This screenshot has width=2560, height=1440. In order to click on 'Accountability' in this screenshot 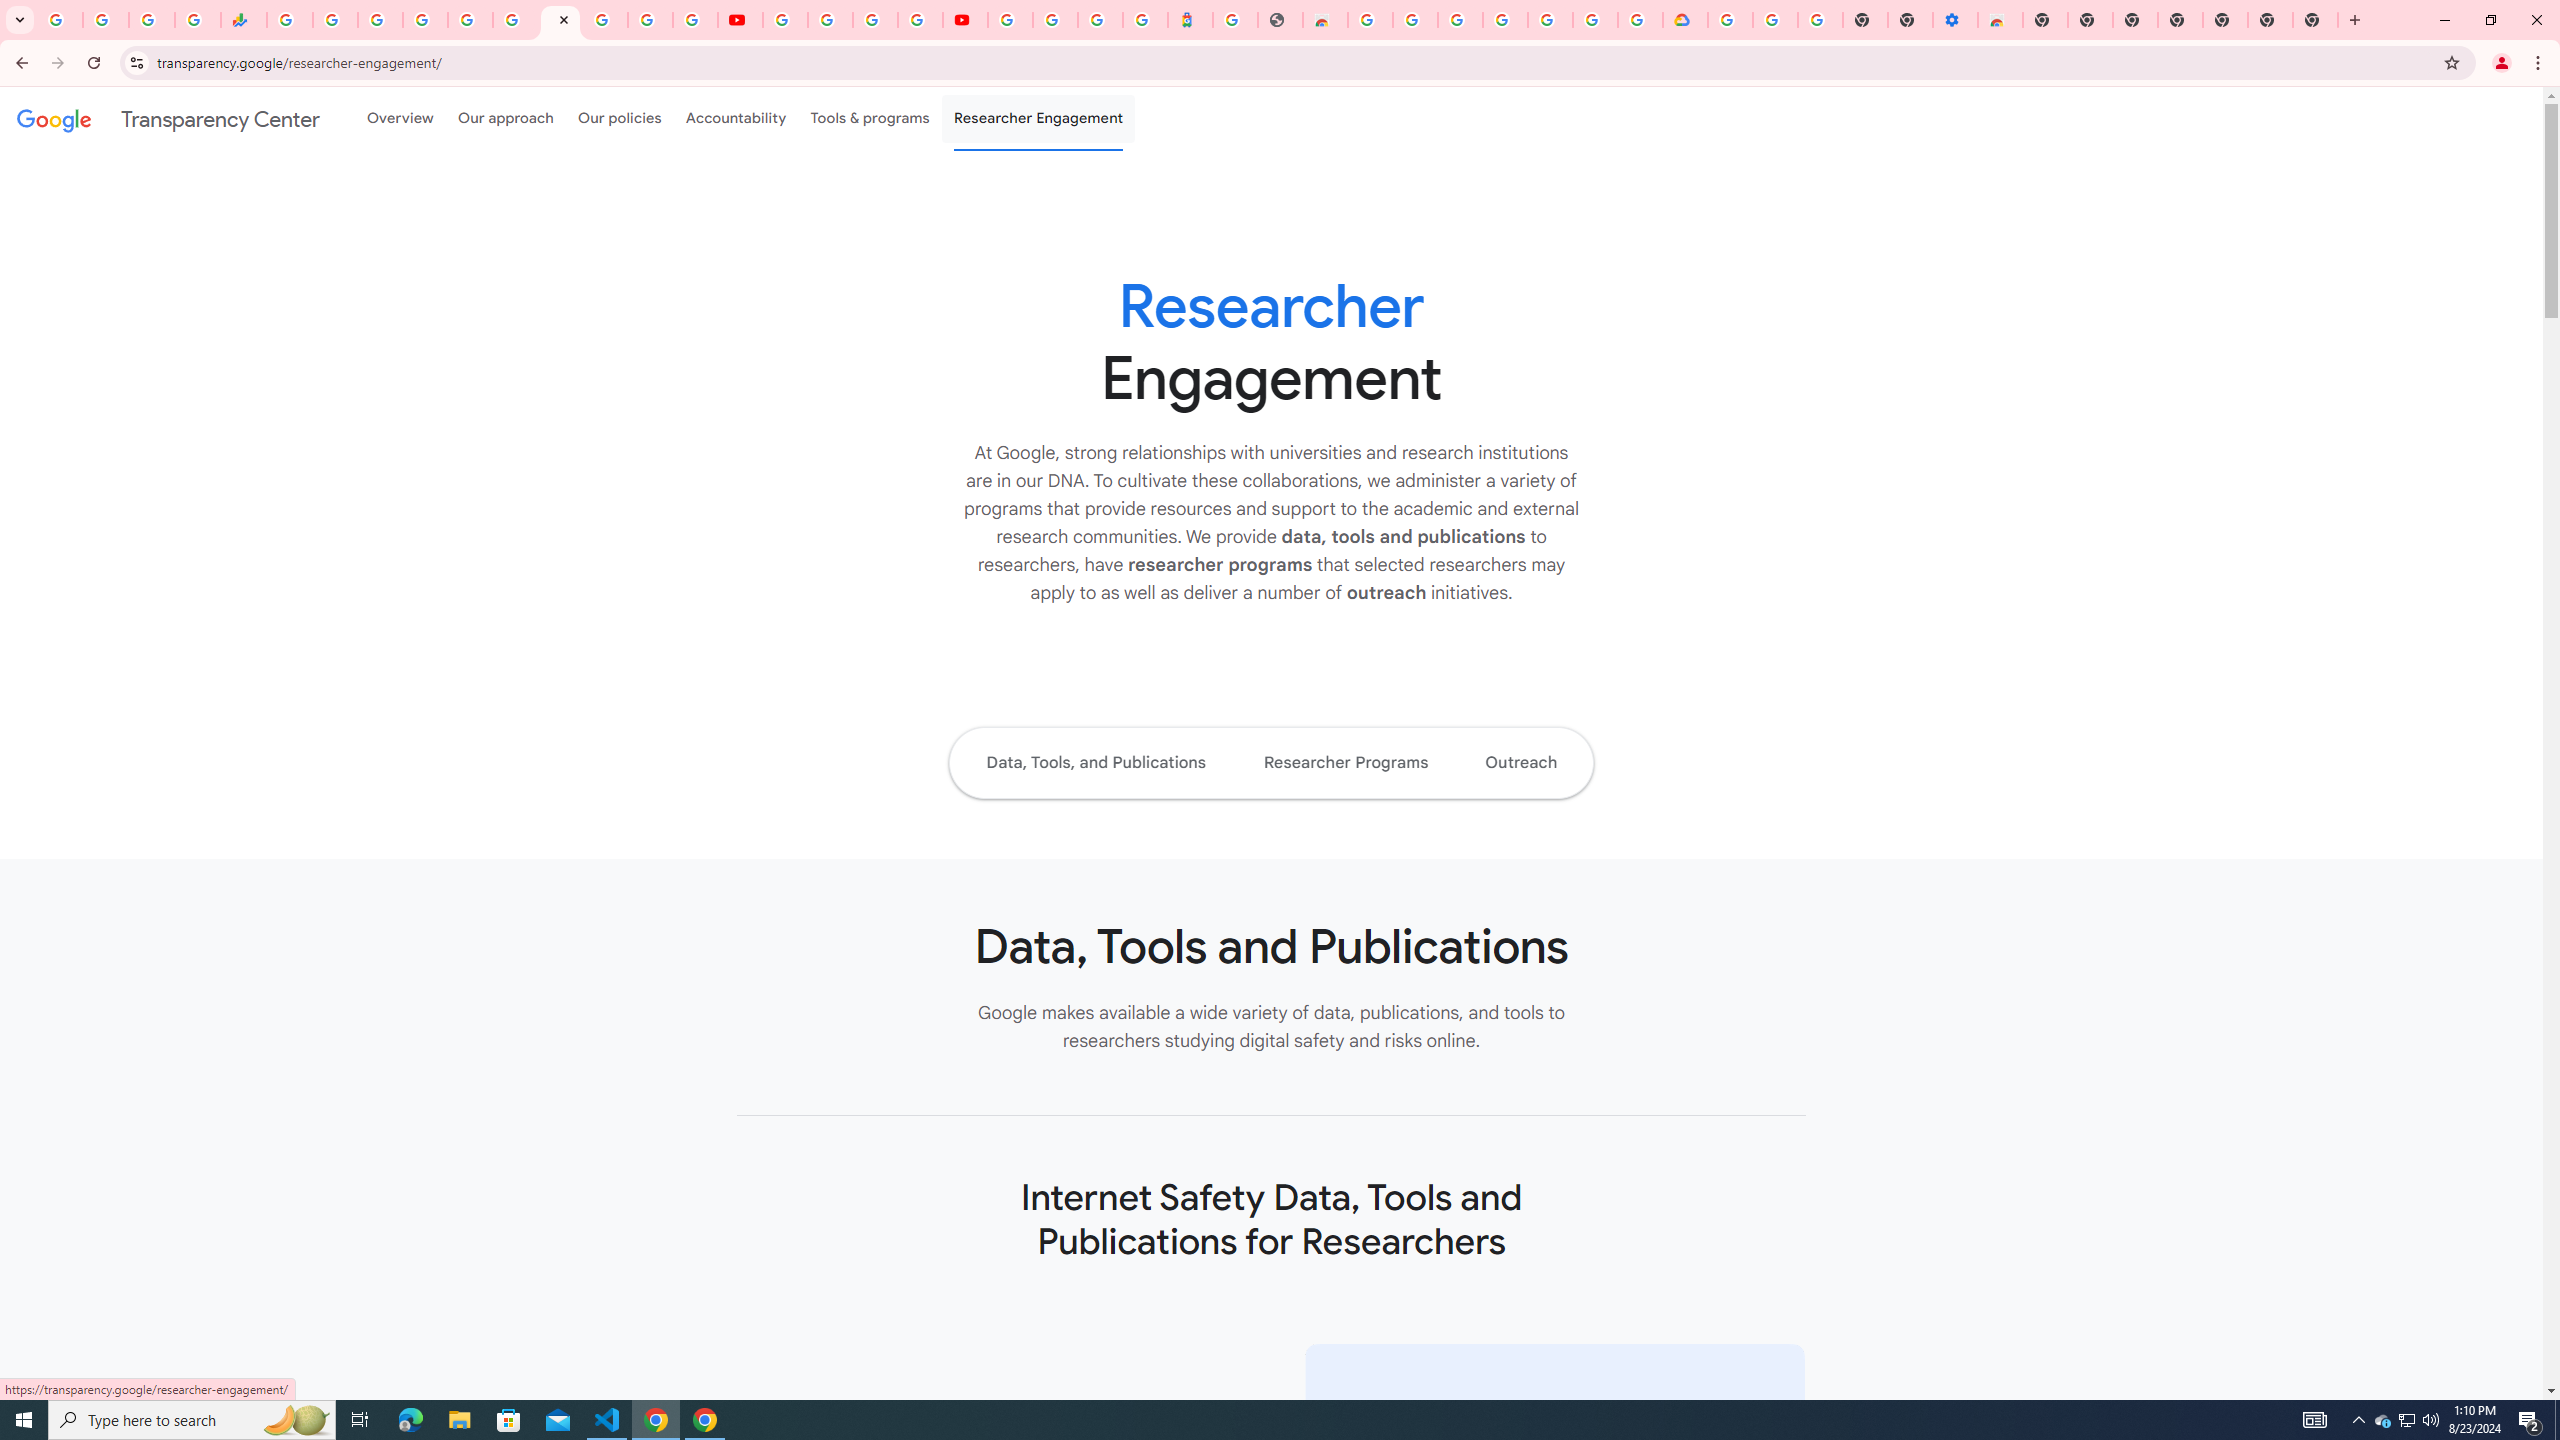, I will do `click(735, 118)`.